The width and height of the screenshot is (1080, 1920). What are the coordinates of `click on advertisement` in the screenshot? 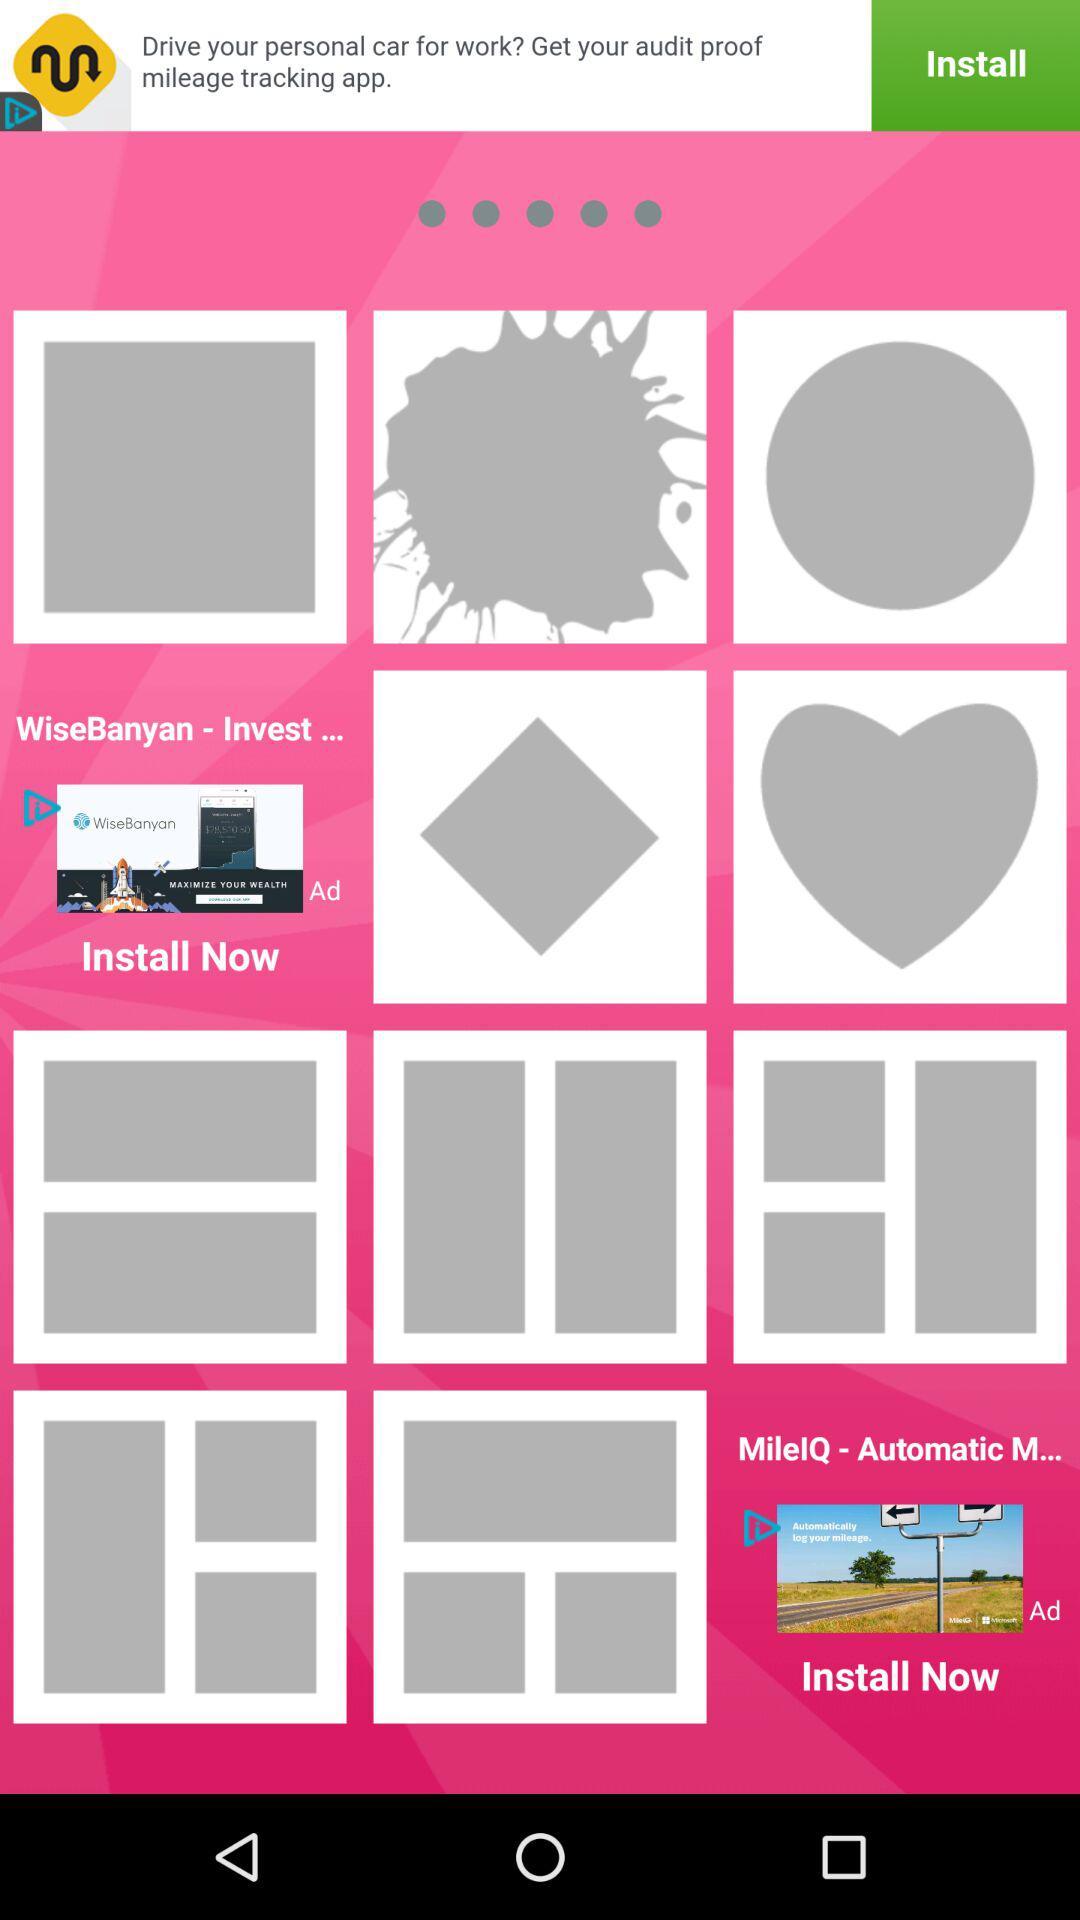 It's located at (898, 1567).